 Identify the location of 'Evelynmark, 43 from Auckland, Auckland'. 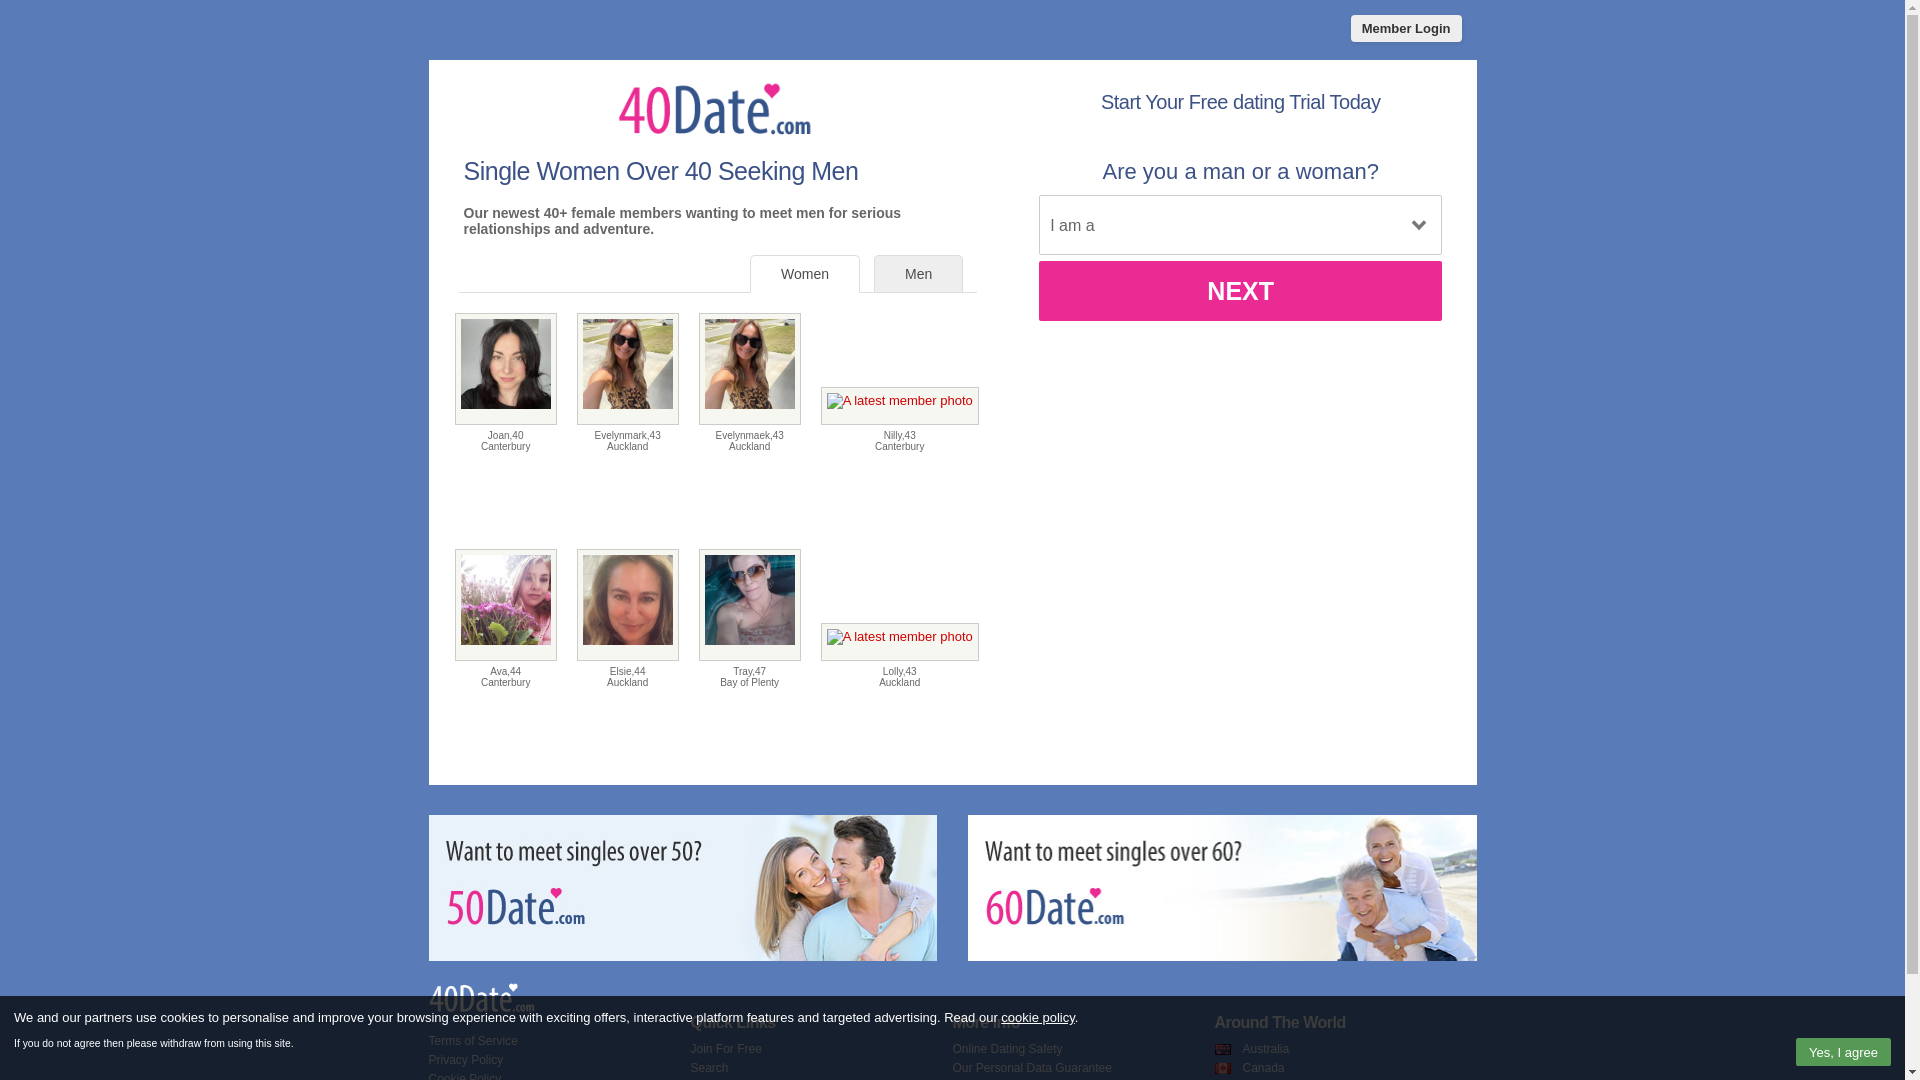
(627, 369).